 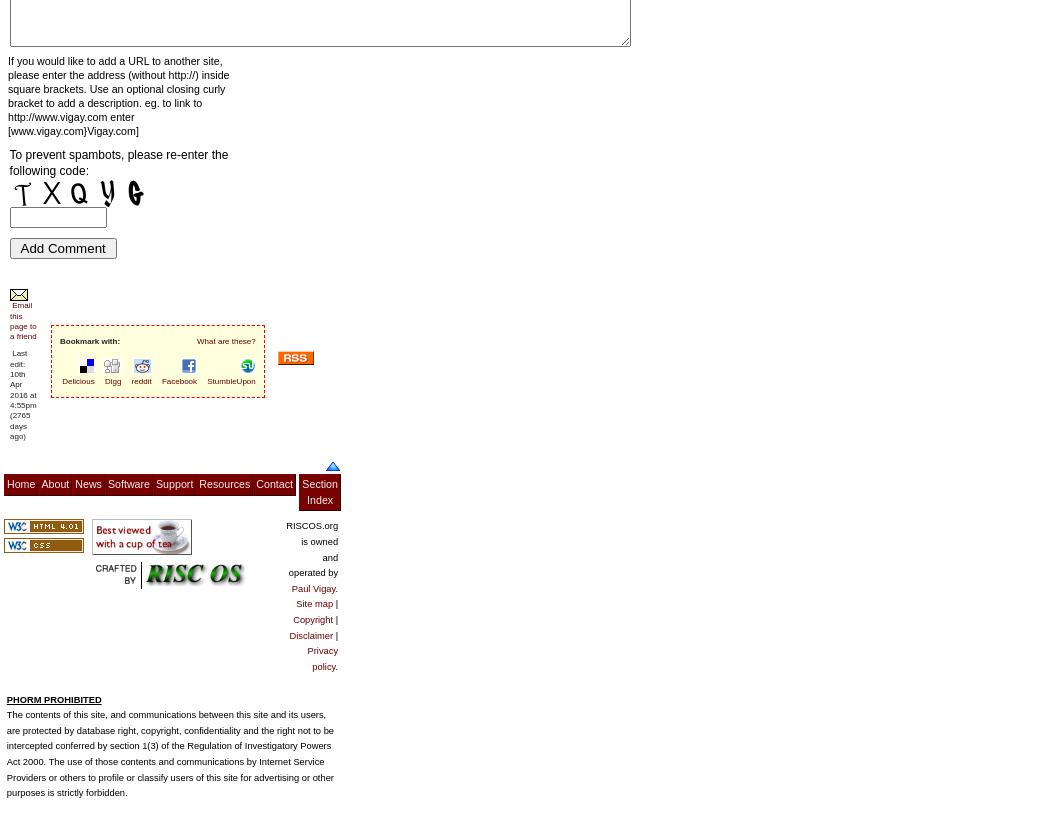 I want to click on 'To prevent spambots, please re-enter the following code:', so click(x=117, y=161).